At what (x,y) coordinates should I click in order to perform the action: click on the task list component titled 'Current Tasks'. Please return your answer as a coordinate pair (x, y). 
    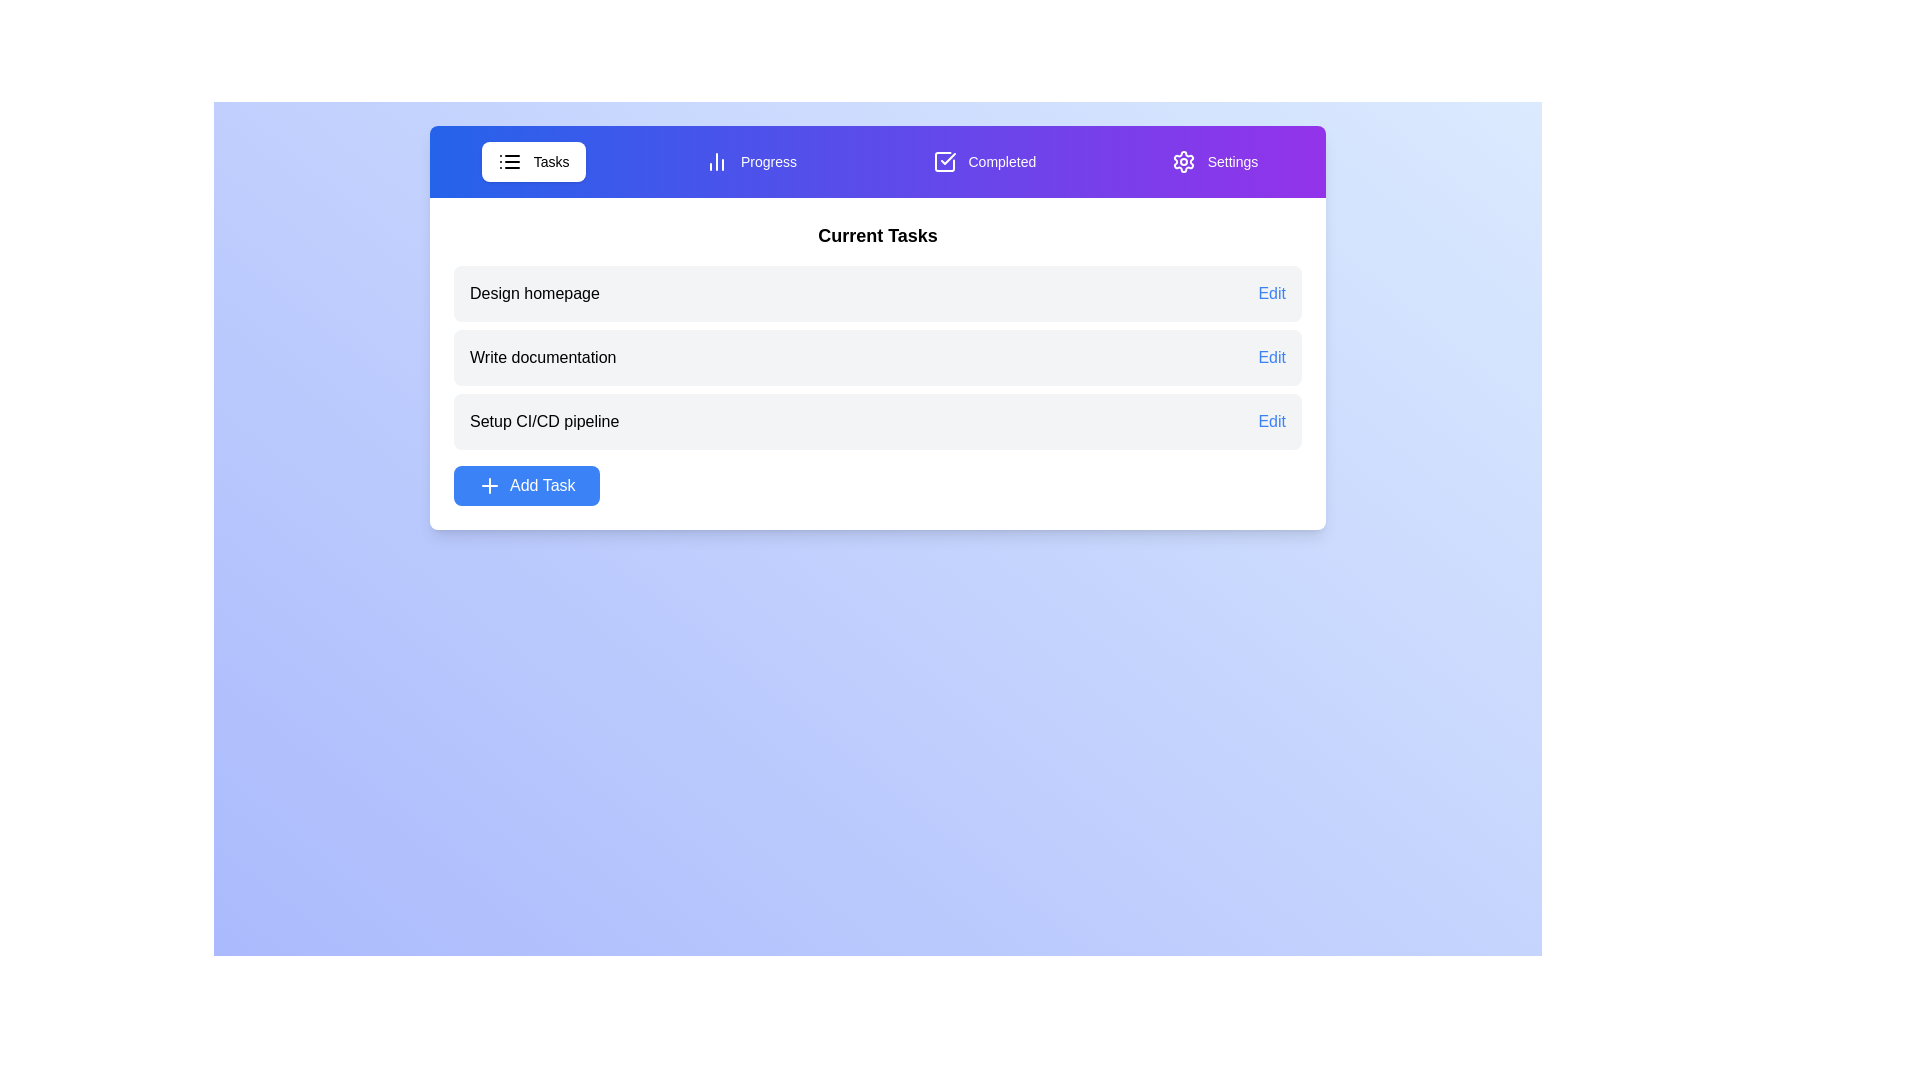
    Looking at the image, I should click on (878, 363).